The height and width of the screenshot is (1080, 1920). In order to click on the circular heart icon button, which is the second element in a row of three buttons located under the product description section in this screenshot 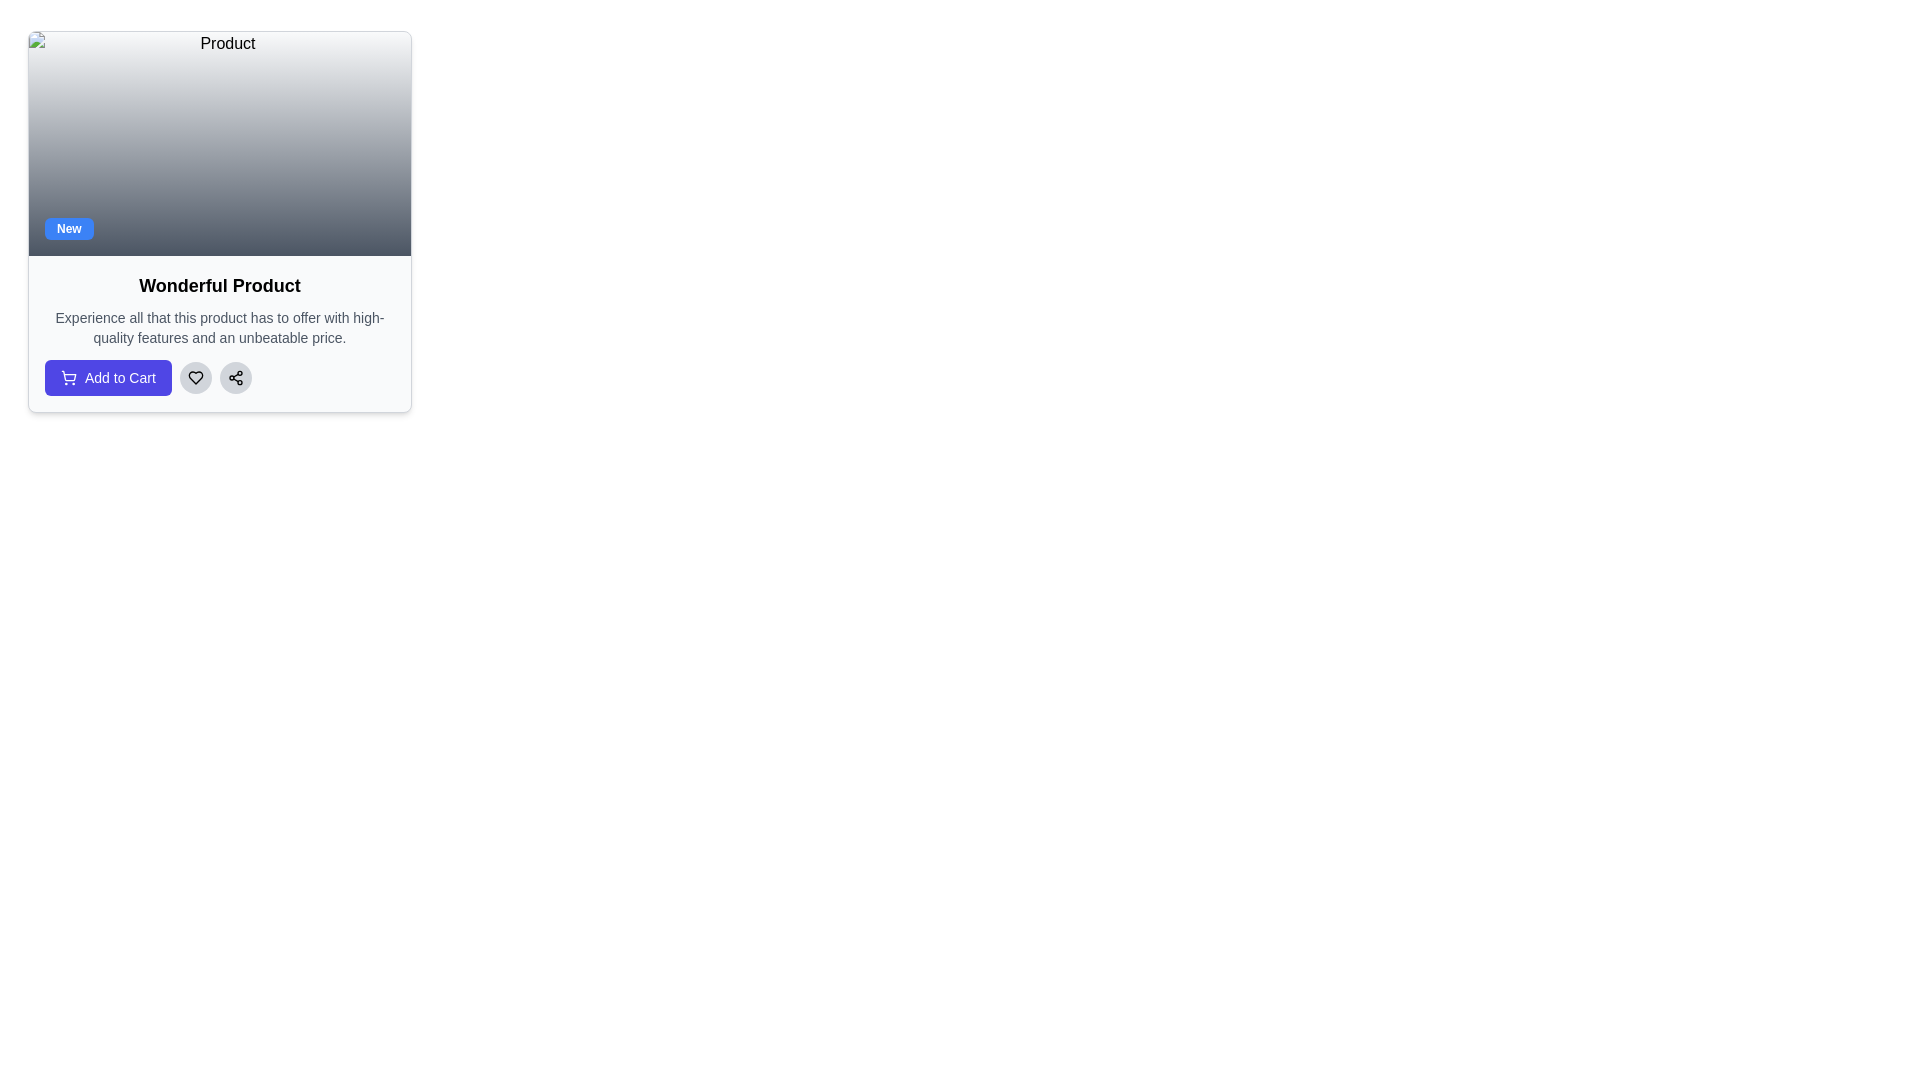, I will do `click(220, 378)`.